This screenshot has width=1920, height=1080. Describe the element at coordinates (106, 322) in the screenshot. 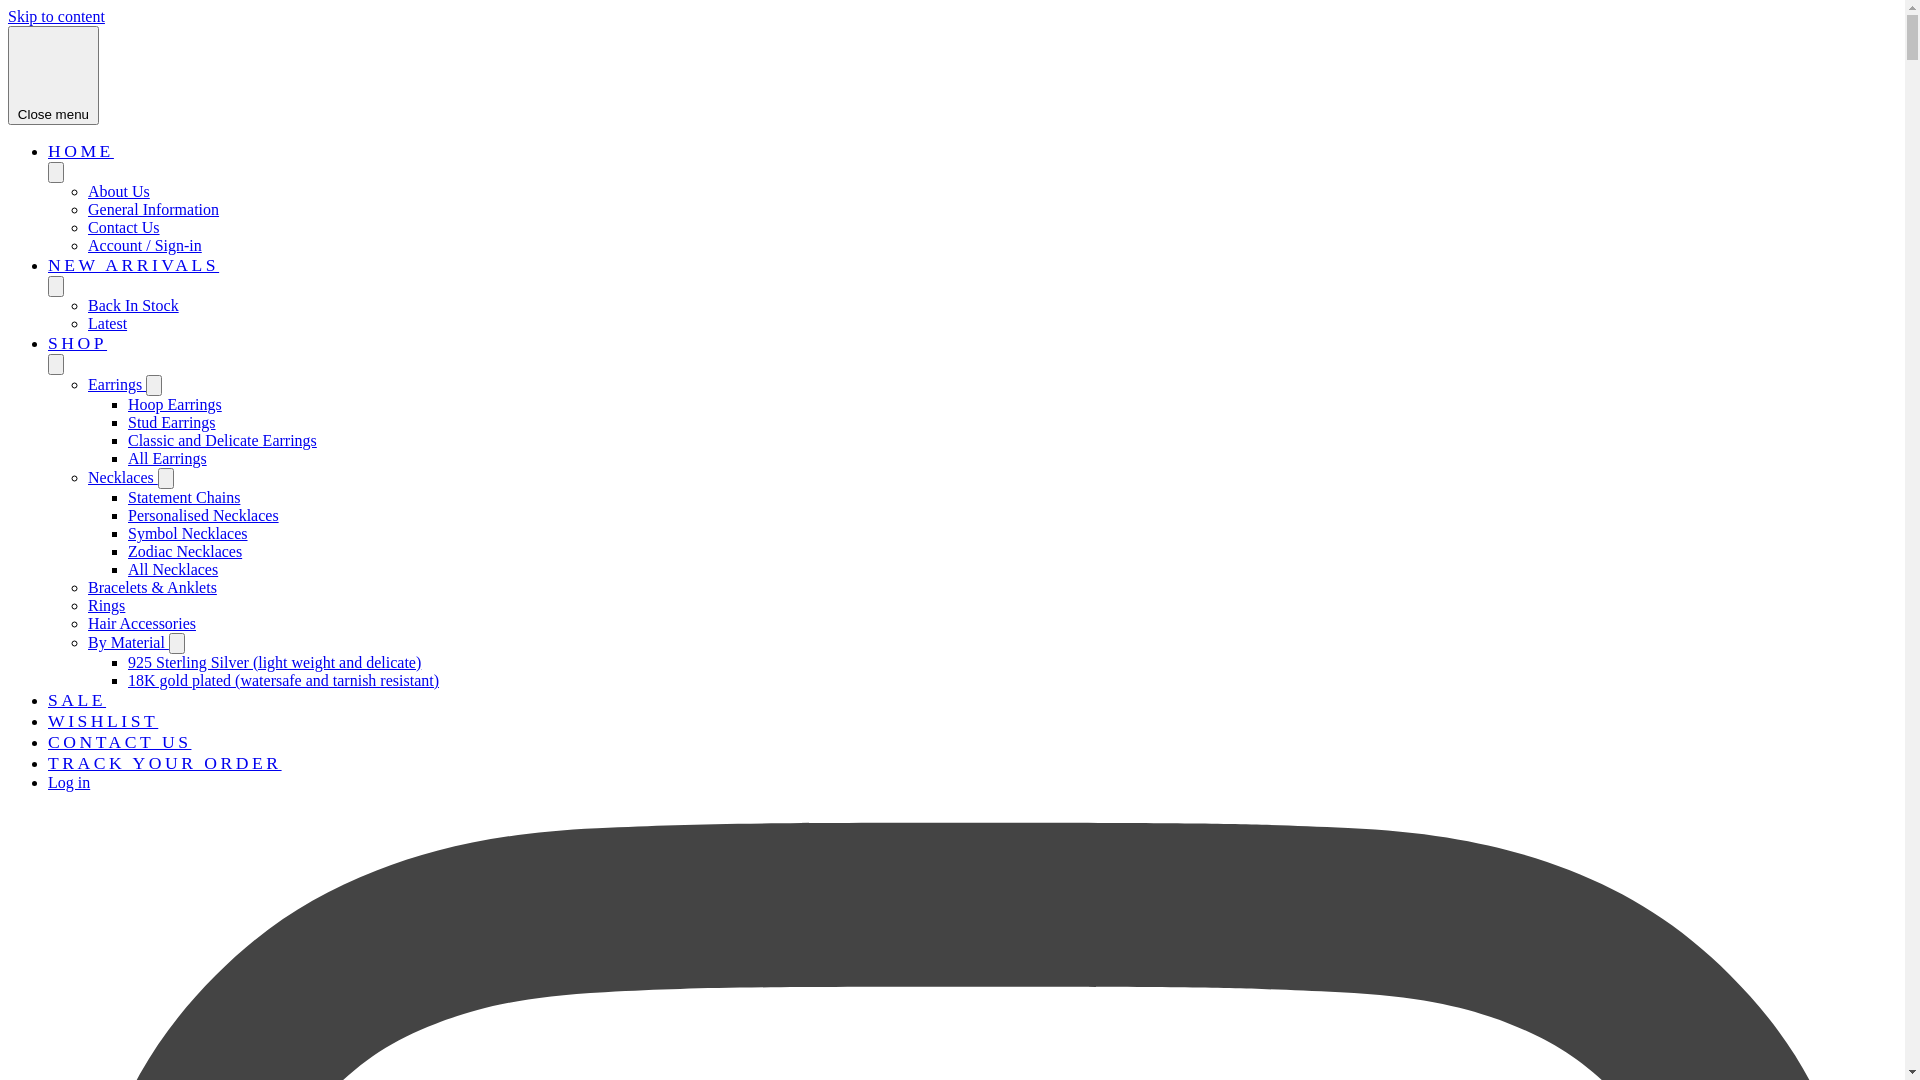

I see `'Latest'` at that location.